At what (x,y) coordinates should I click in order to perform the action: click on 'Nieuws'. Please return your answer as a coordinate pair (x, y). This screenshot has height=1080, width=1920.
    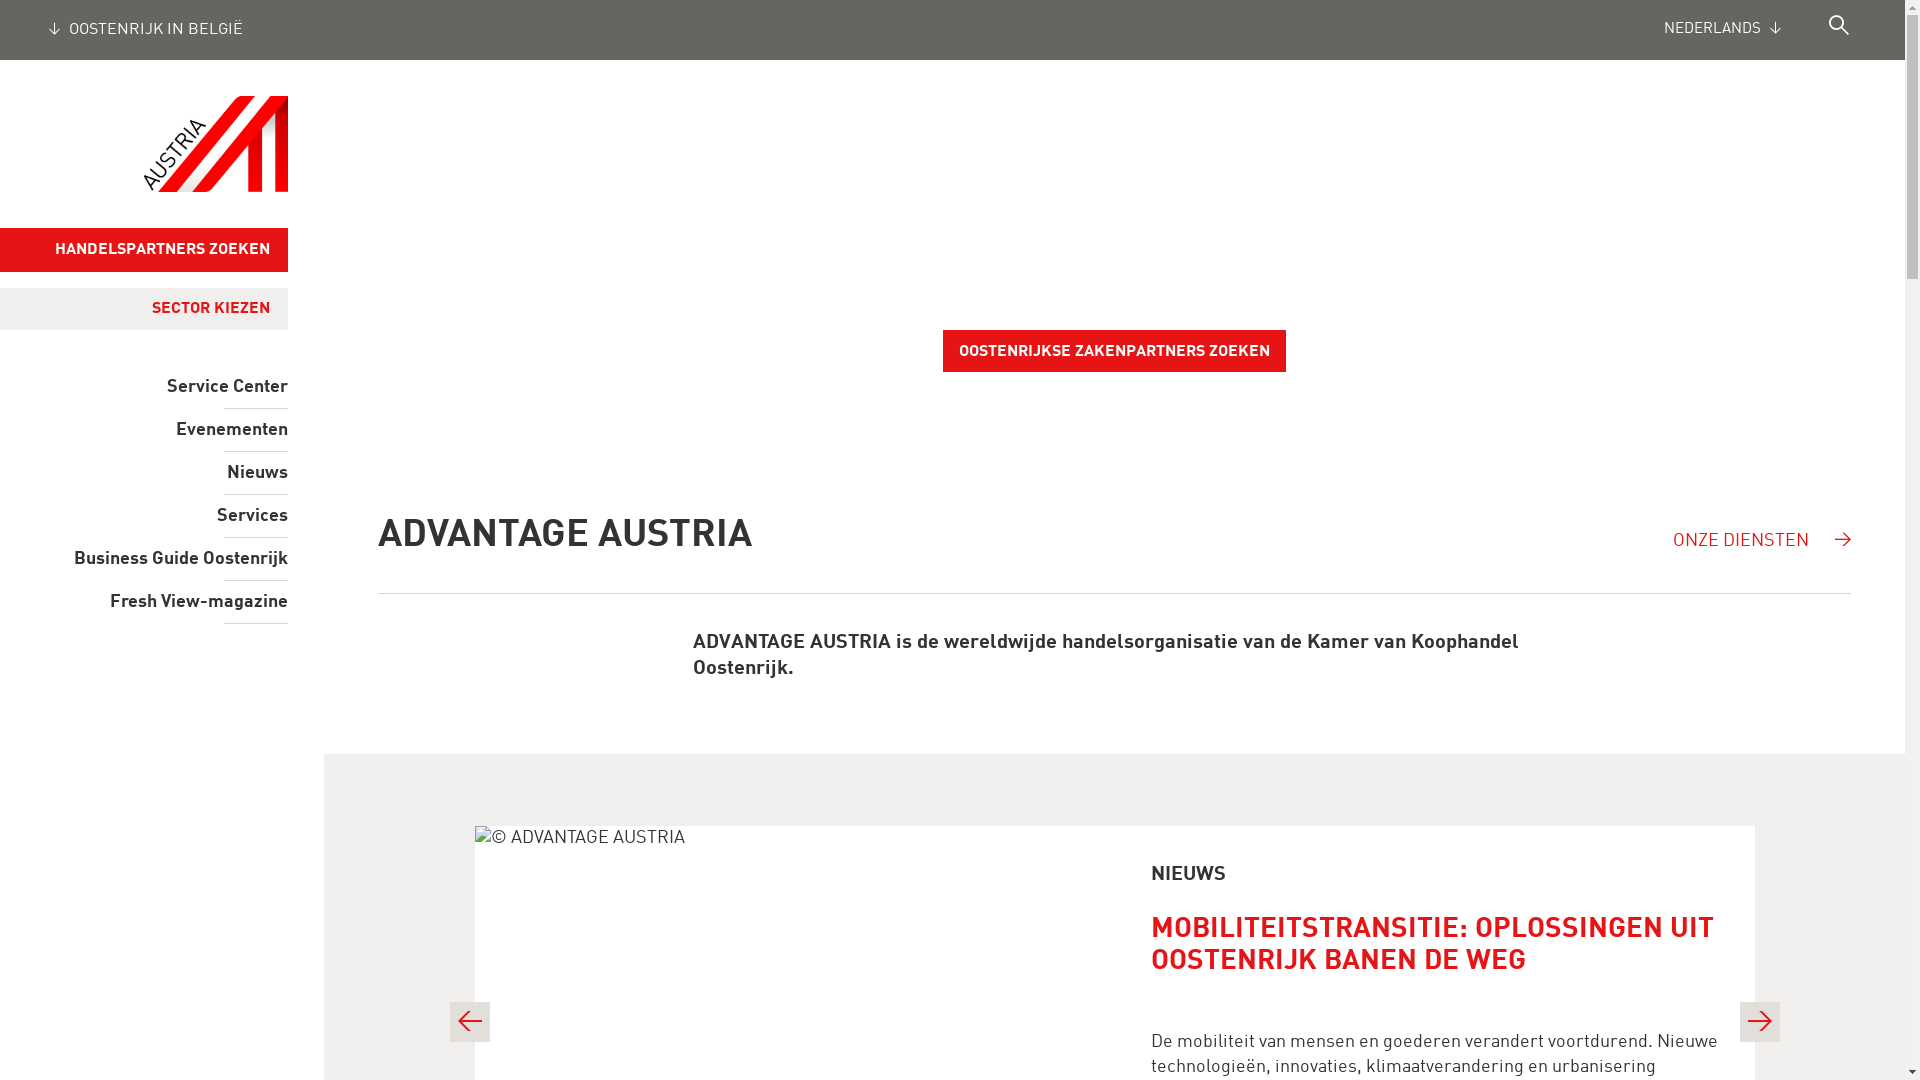
    Looking at the image, I should click on (143, 473).